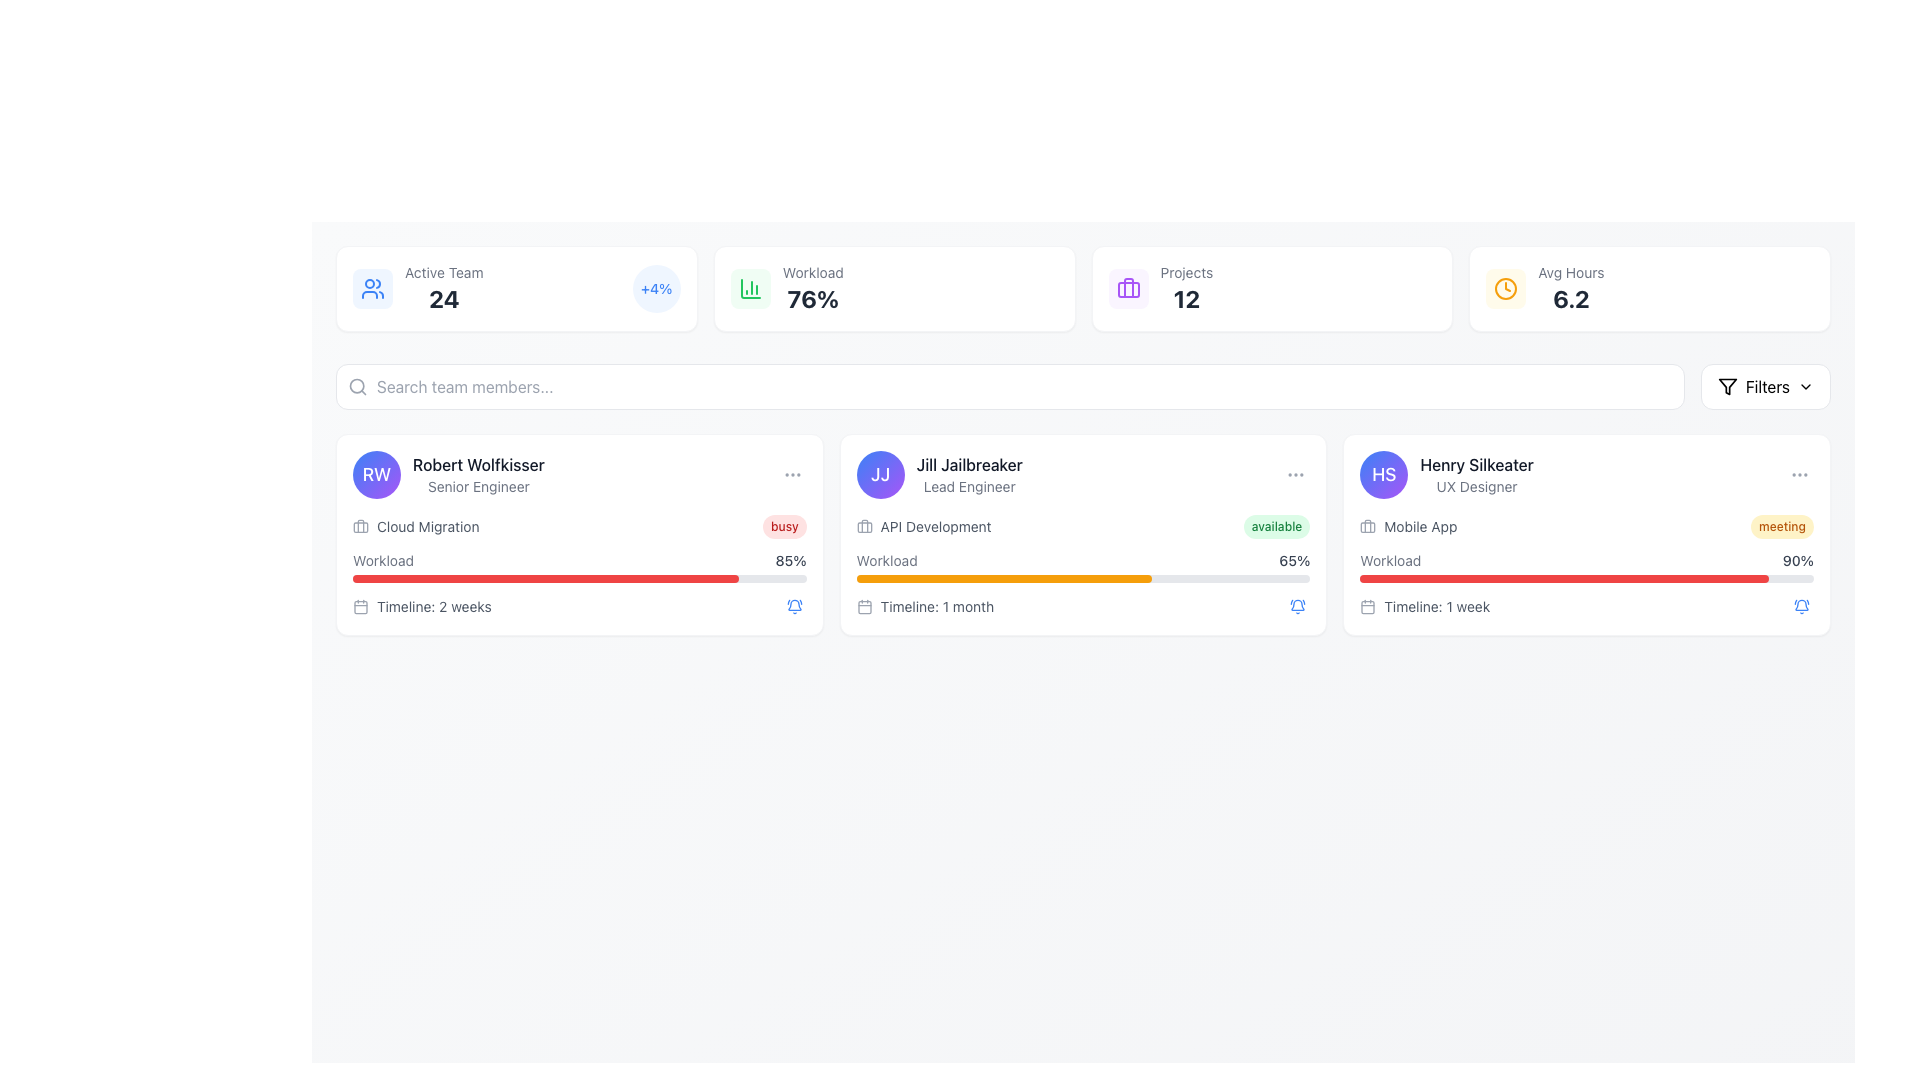 The image size is (1920, 1080). What do you see at coordinates (1294, 560) in the screenshot?
I see `the static text label displaying '65%' indicating workload percentage, which is located to the right of the progress bar labeled 'Workload' within the card for 'Jill Jailbreaker'` at bounding box center [1294, 560].